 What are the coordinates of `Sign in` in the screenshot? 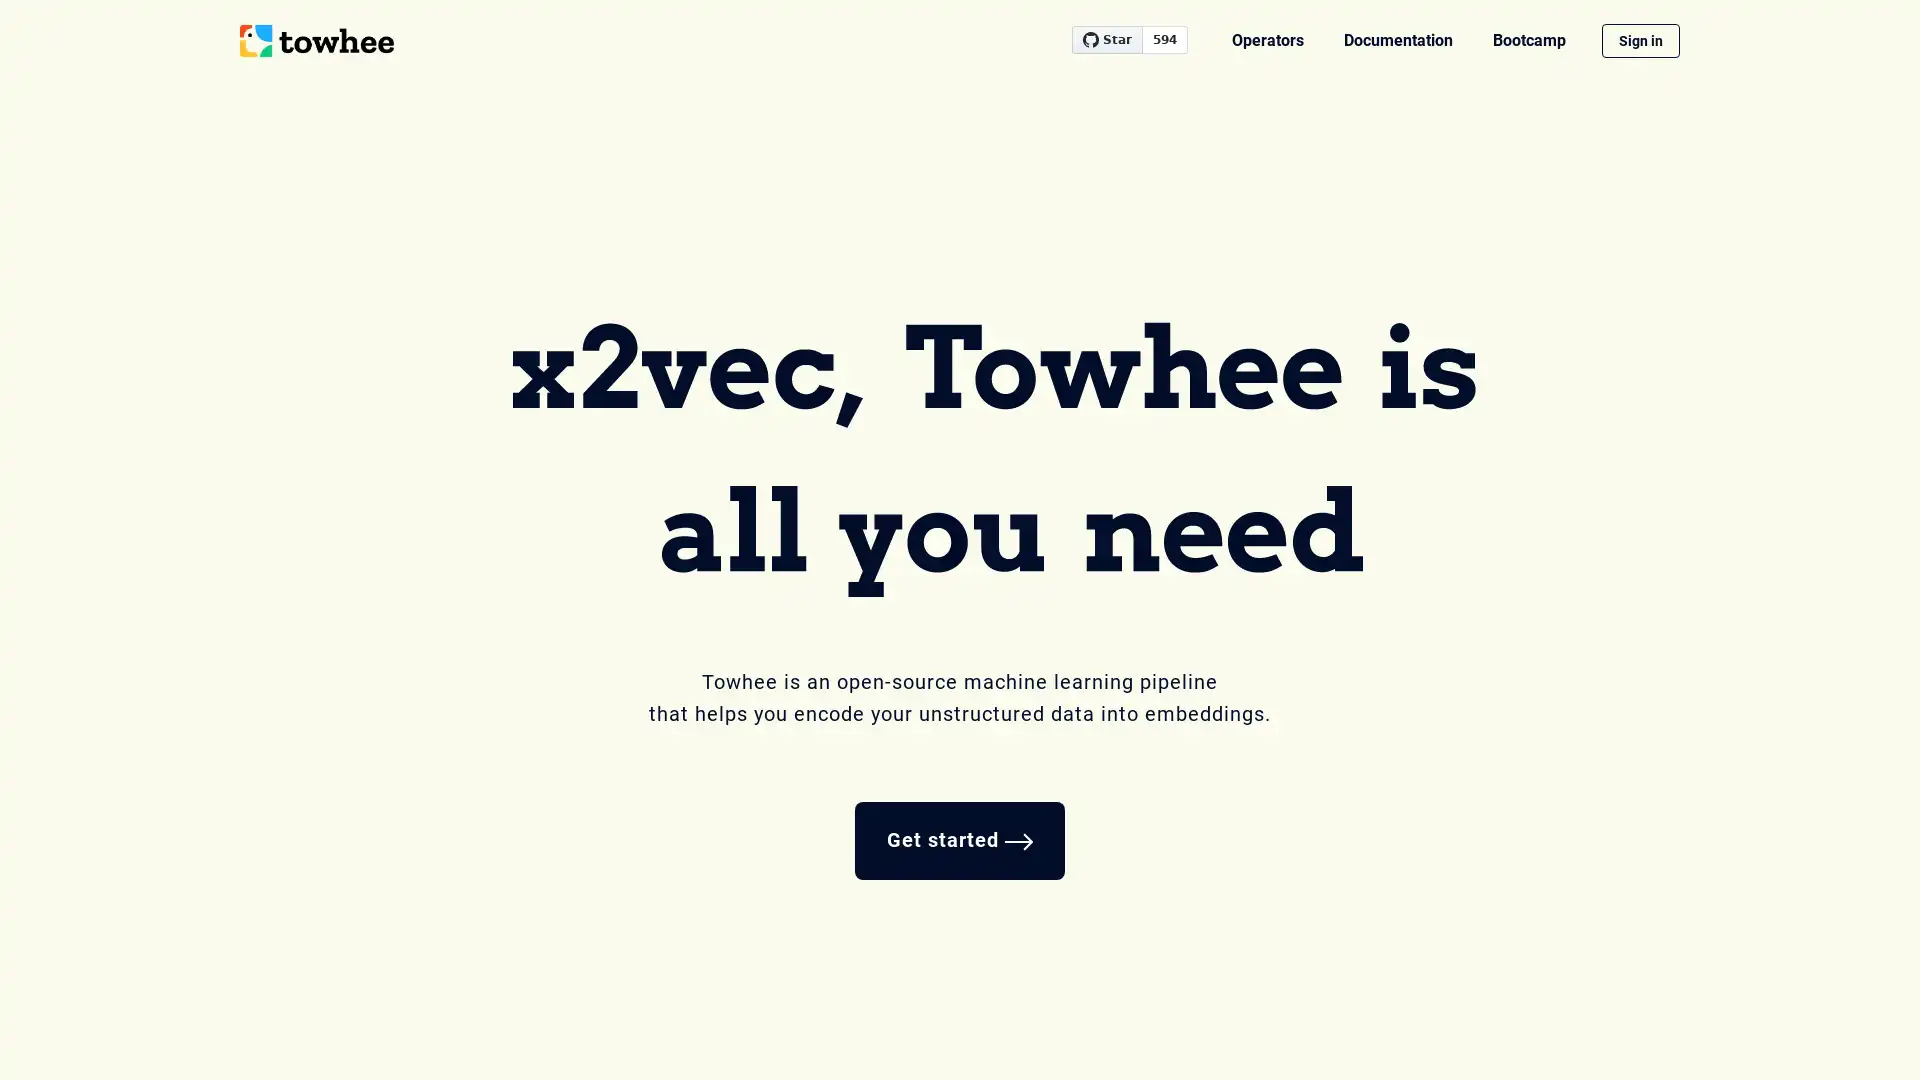 It's located at (1641, 41).